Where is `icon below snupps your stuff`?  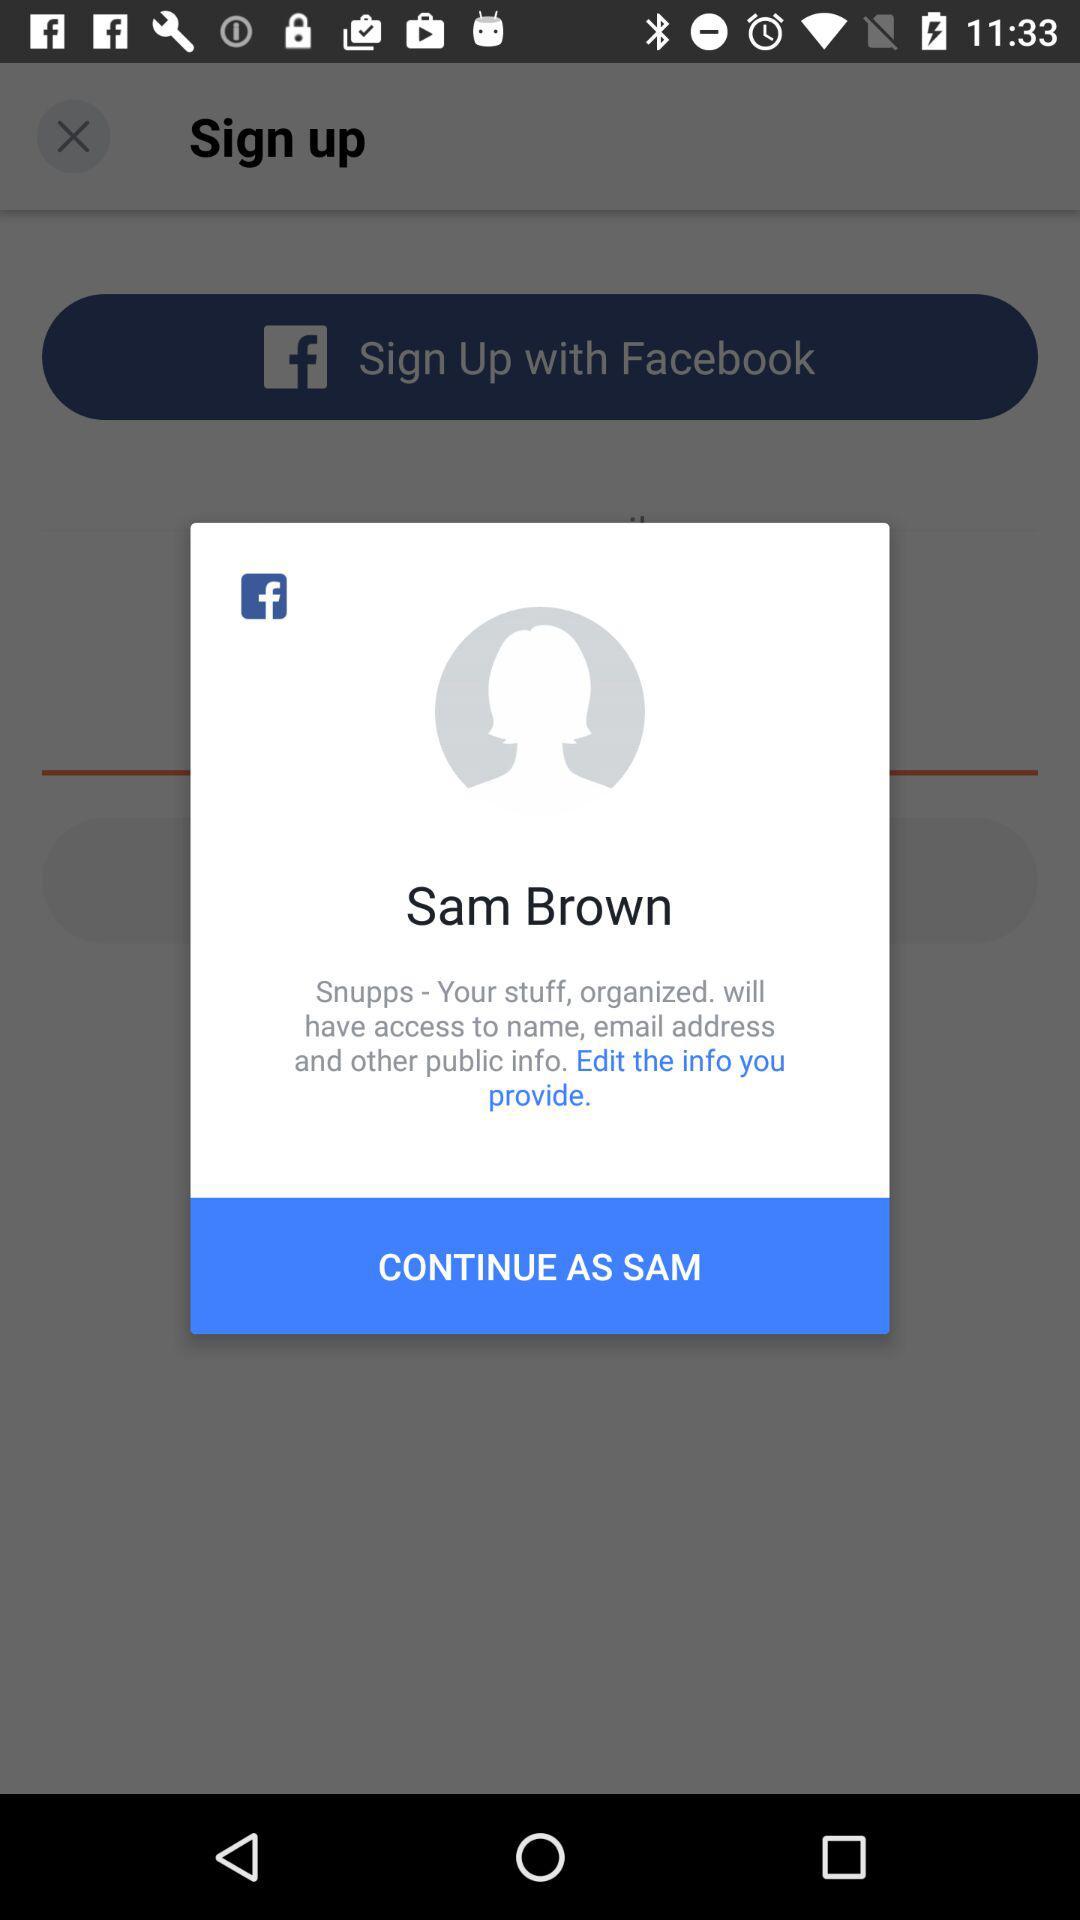
icon below snupps your stuff is located at coordinates (540, 1265).